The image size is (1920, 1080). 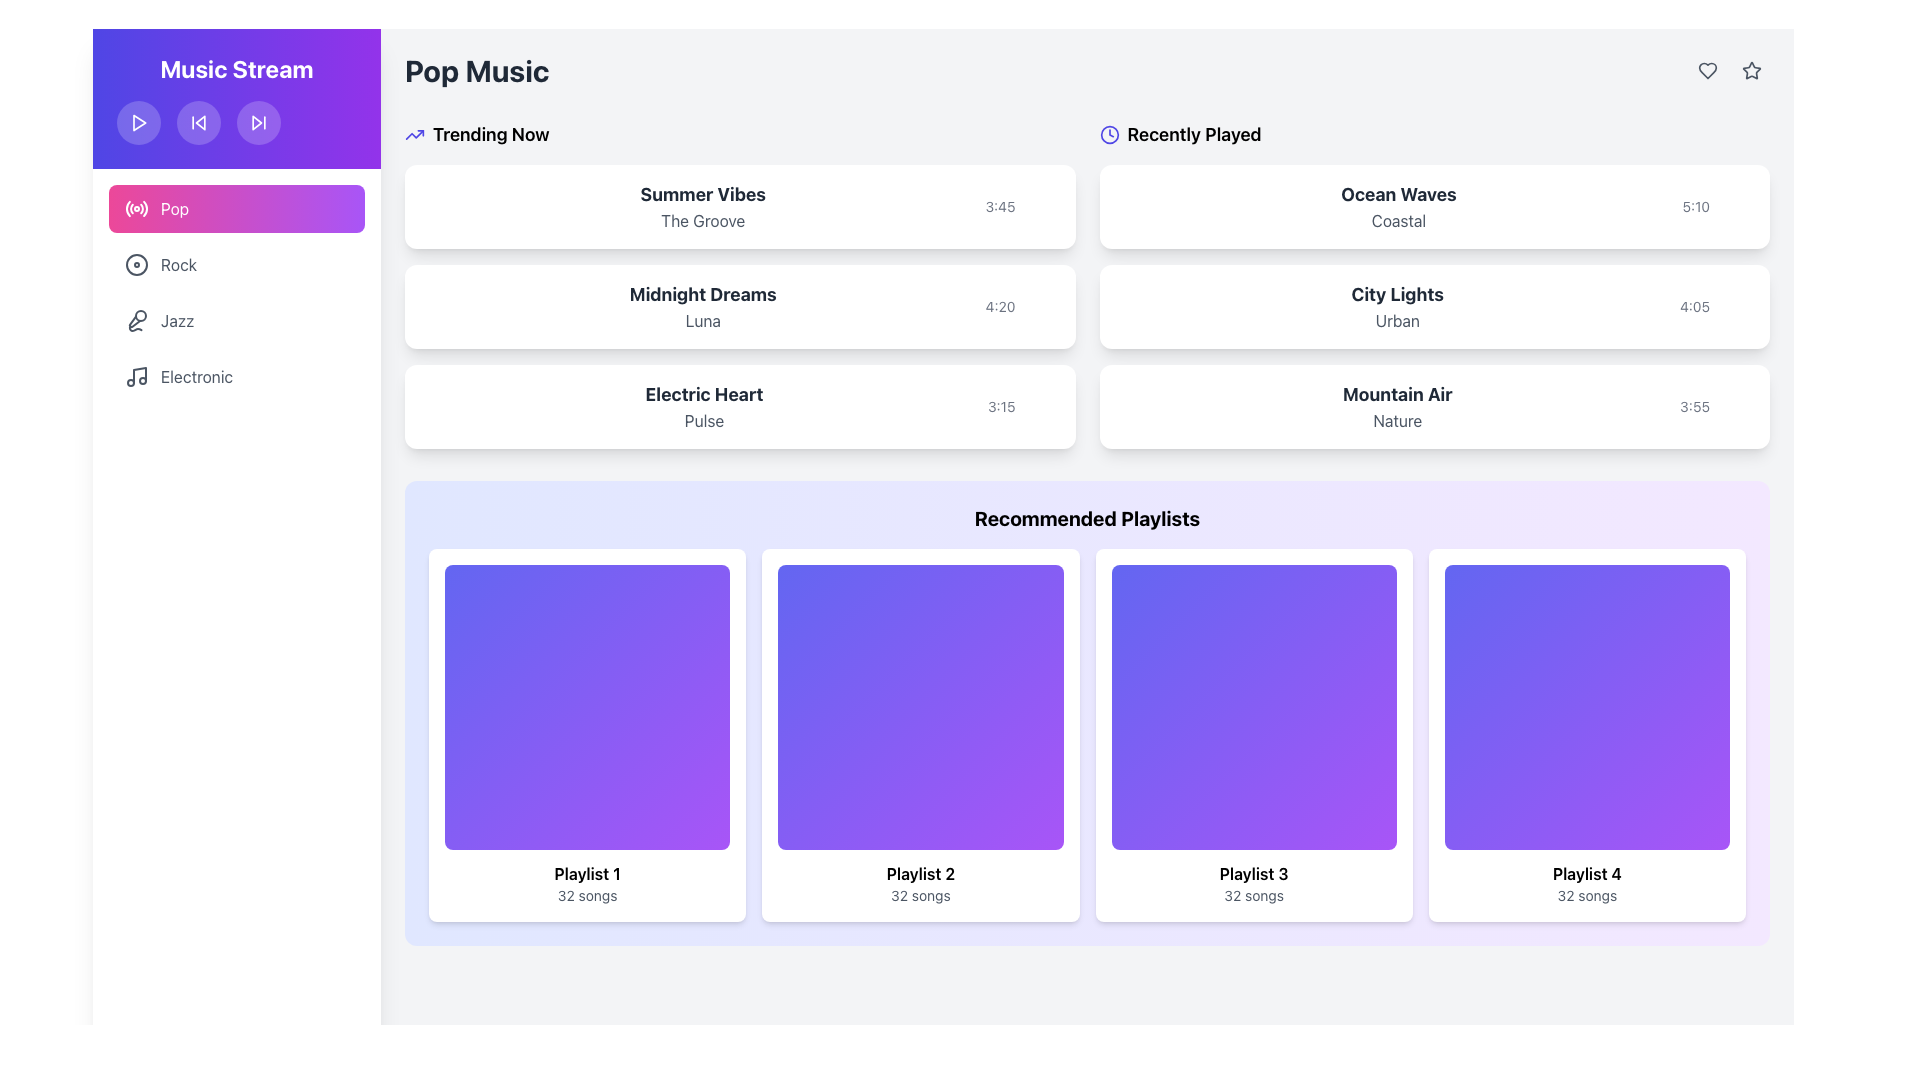 What do you see at coordinates (1751, 69) in the screenshot?
I see `the star icon located in the top-right corner of the interface` at bounding box center [1751, 69].